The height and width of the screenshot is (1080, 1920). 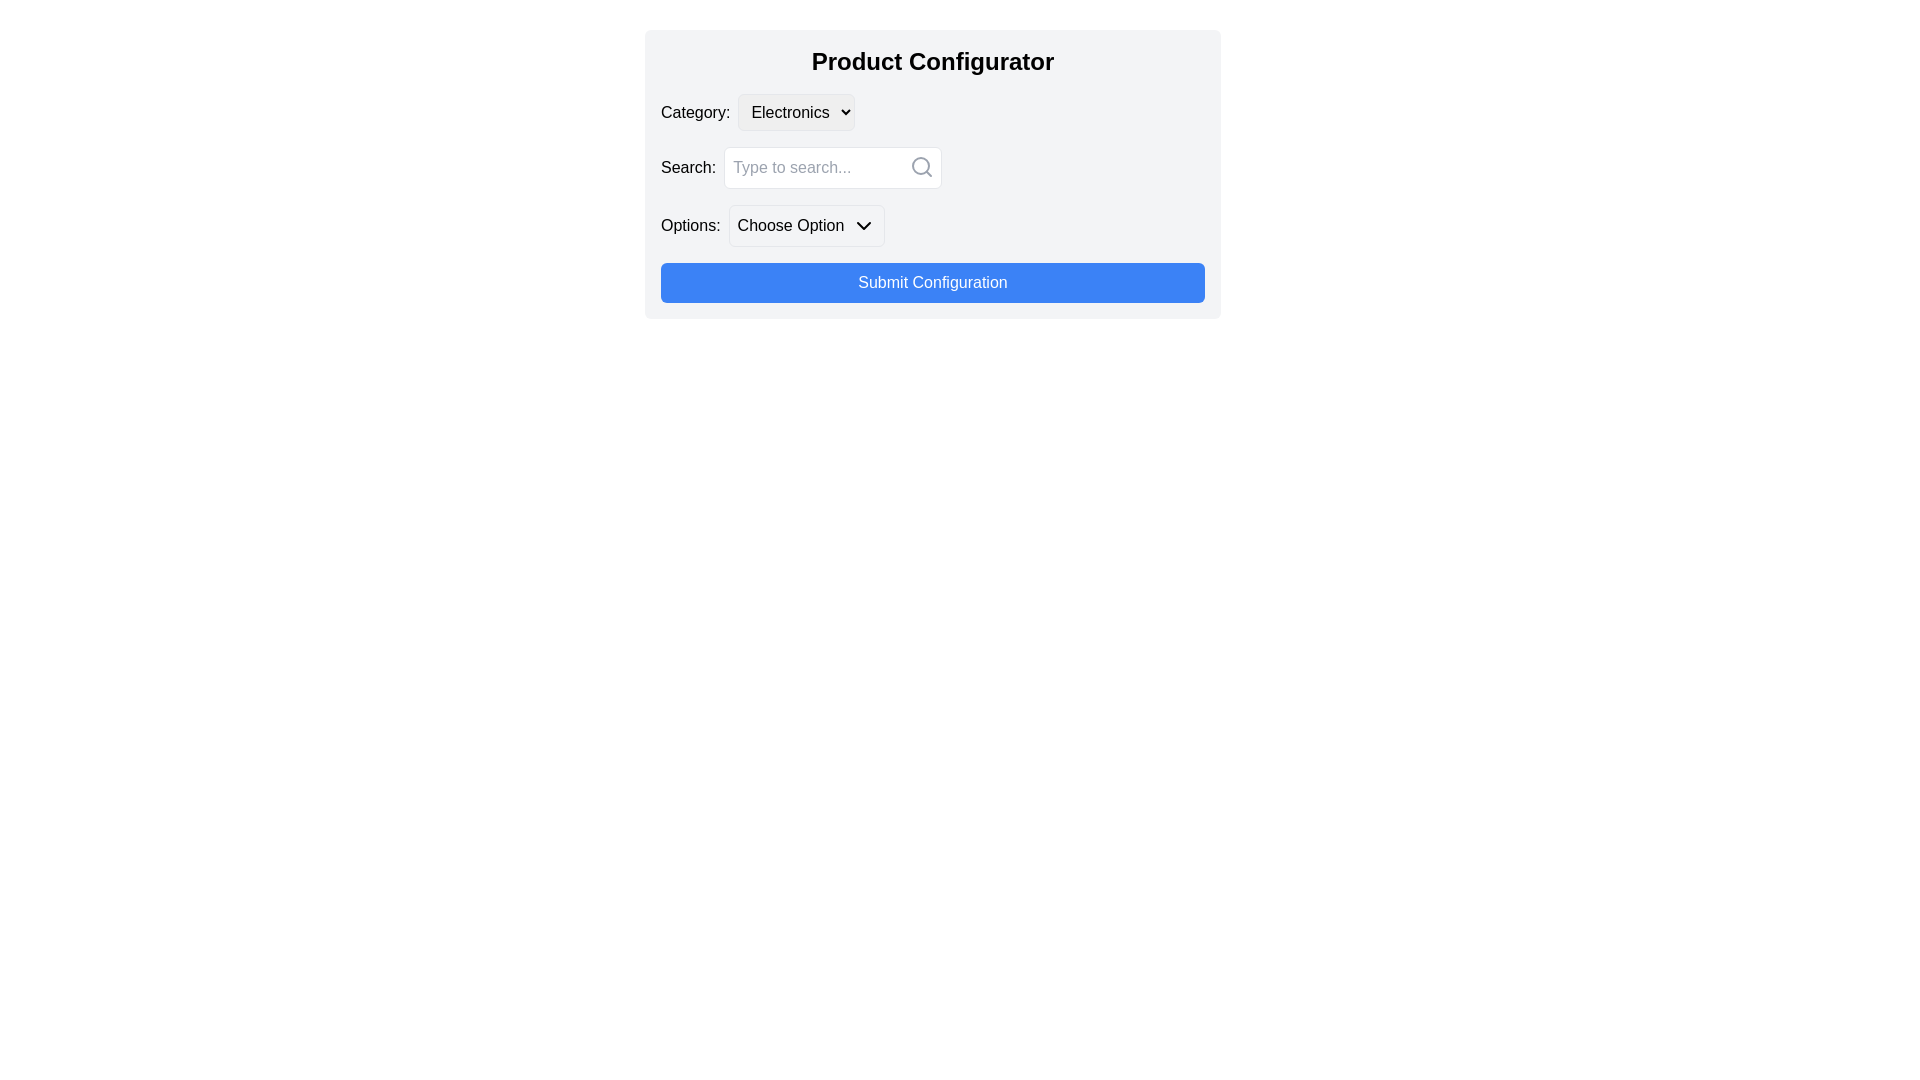 What do you see at coordinates (695, 112) in the screenshot?
I see `the bolded text label displaying 'Category:' which is positioned near the top-left of the form interface, directly left of the 'Electronics' dropdown` at bounding box center [695, 112].